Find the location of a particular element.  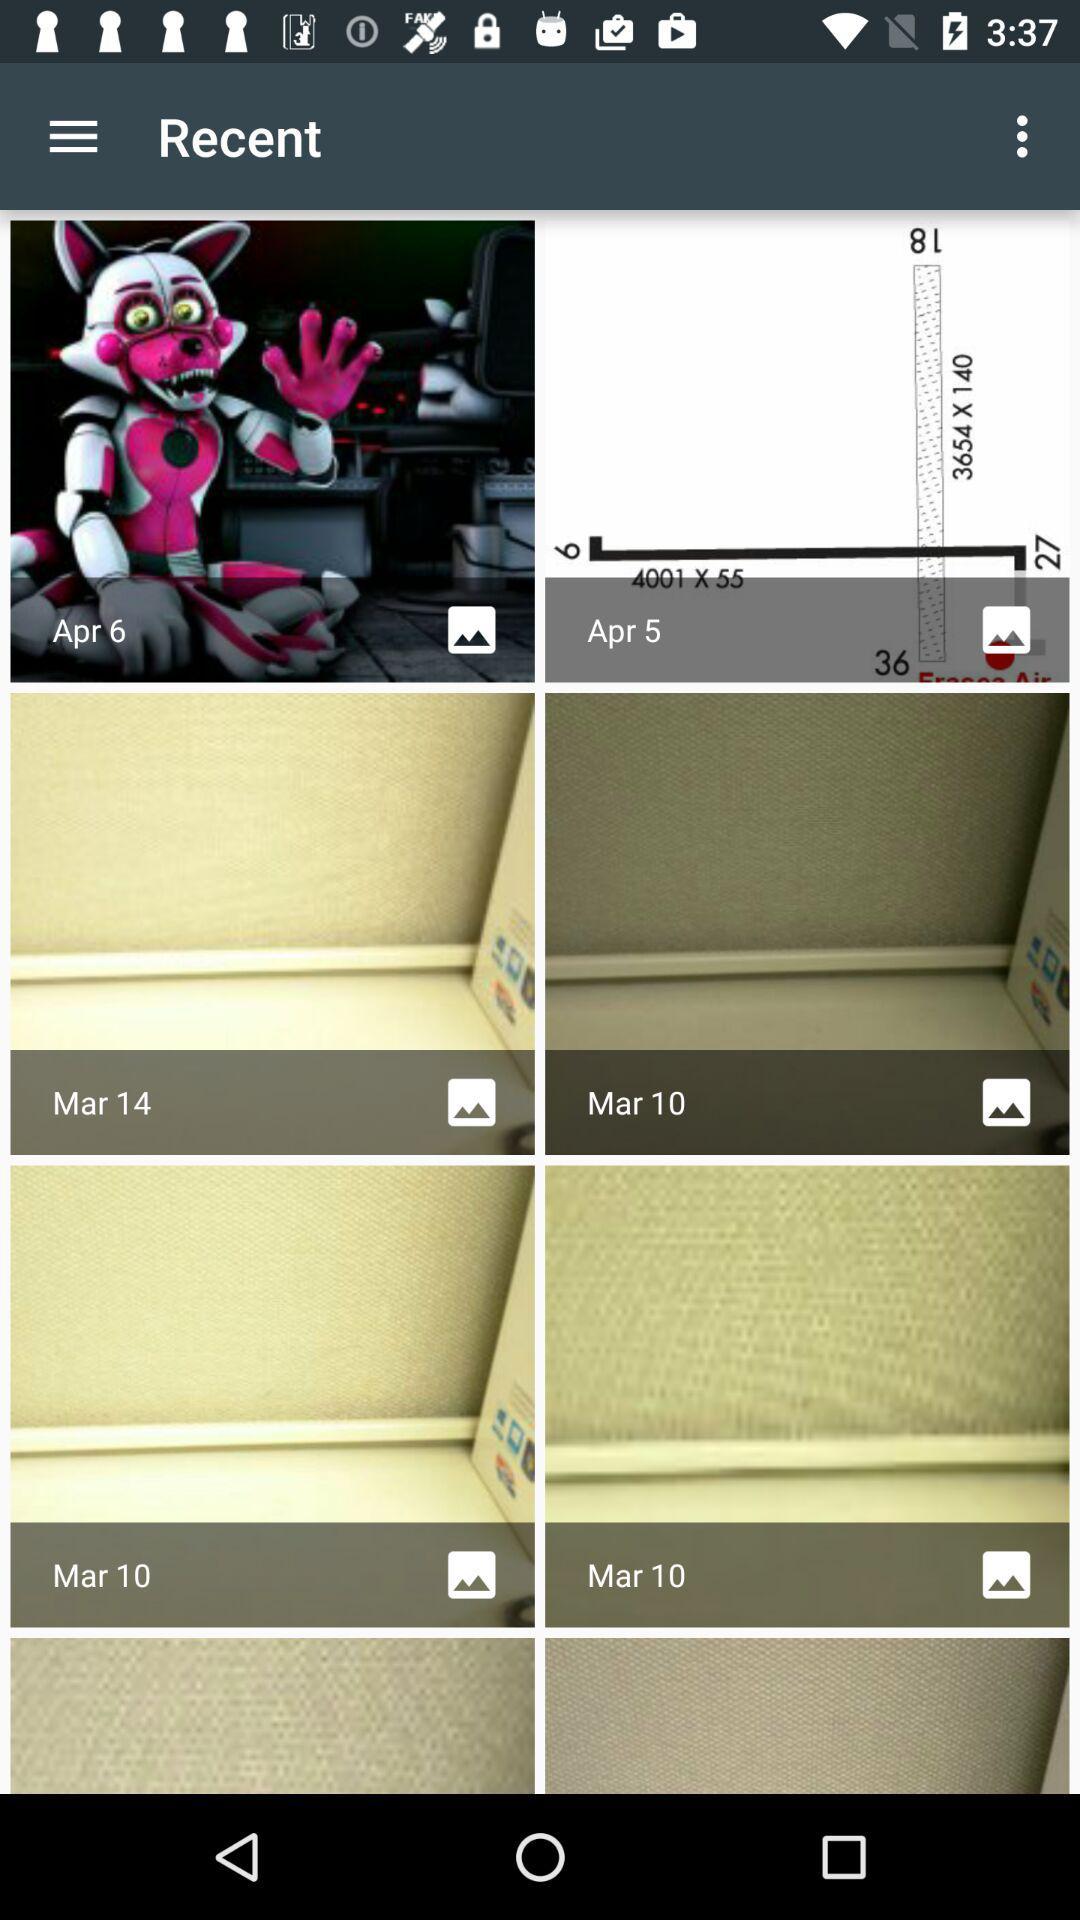

the item next to recent app is located at coordinates (72, 135).